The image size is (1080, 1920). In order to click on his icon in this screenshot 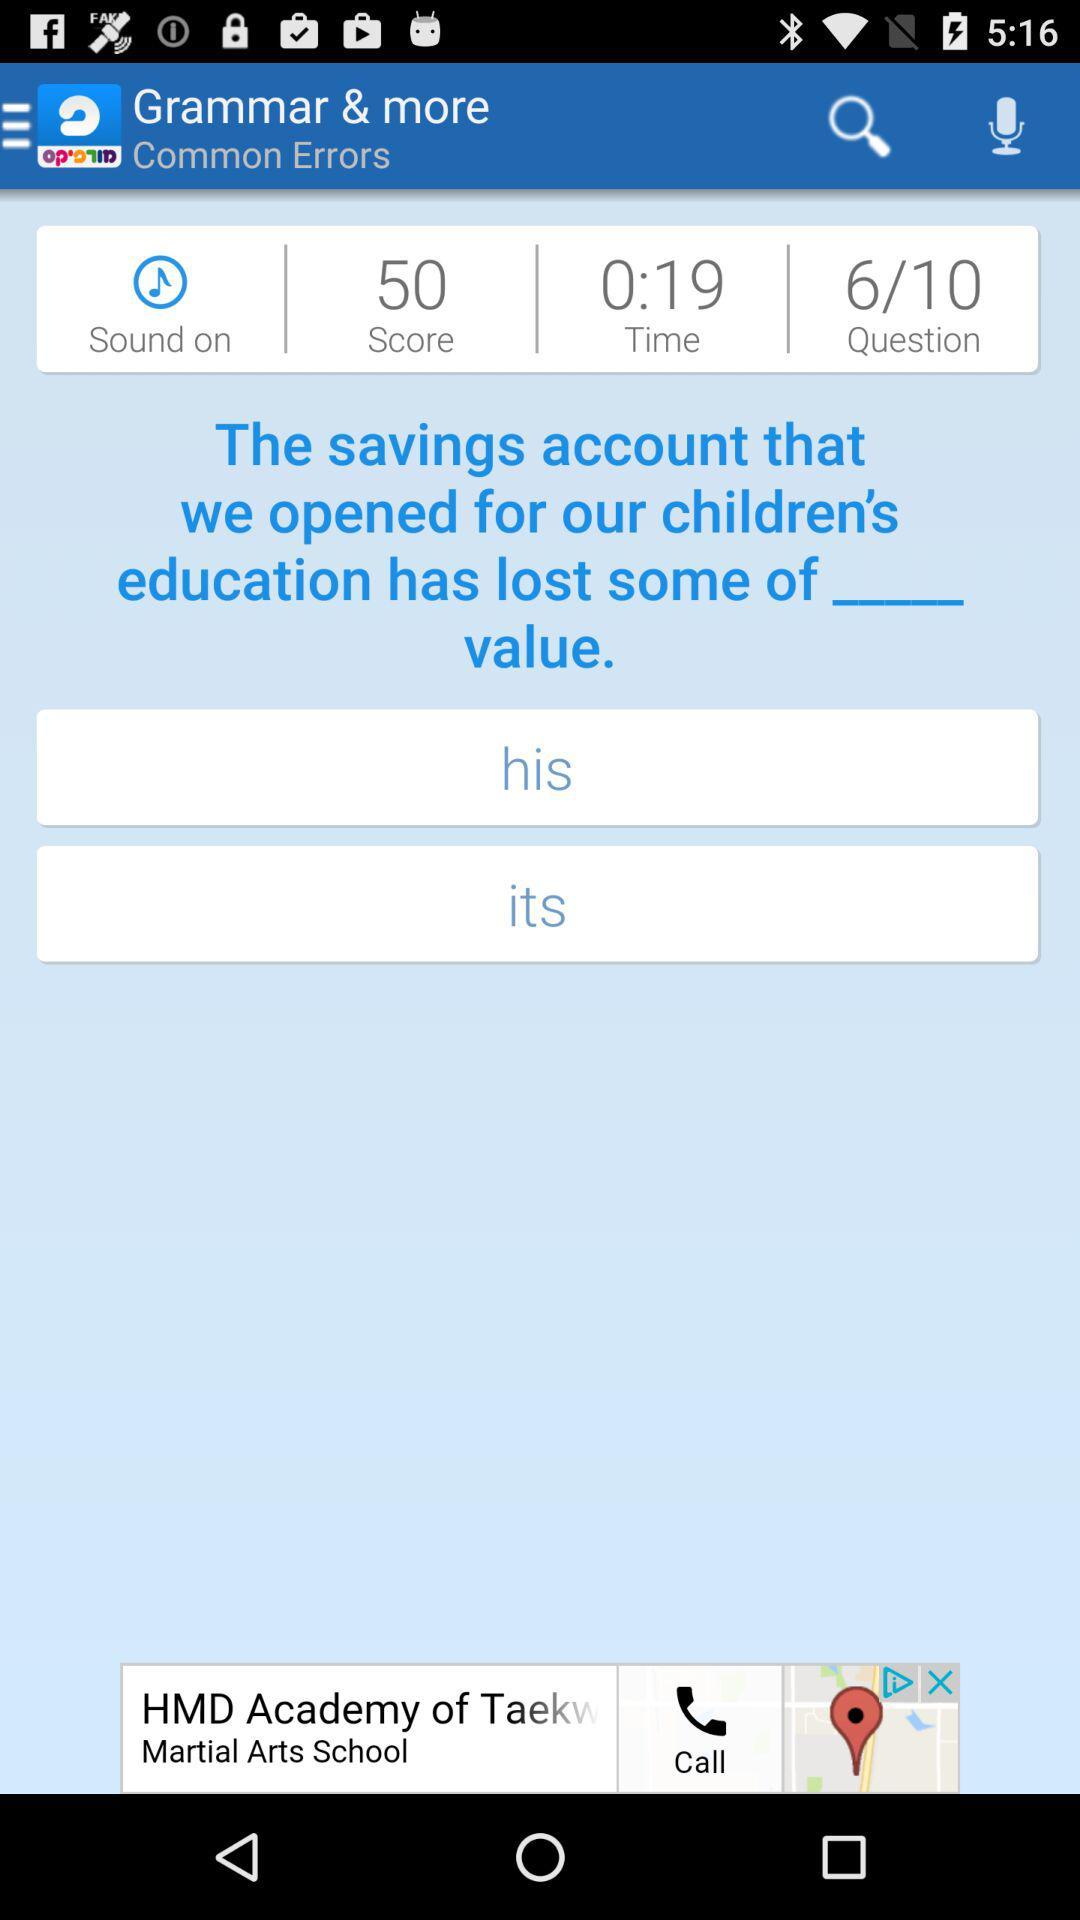, I will do `click(540, 768)`.